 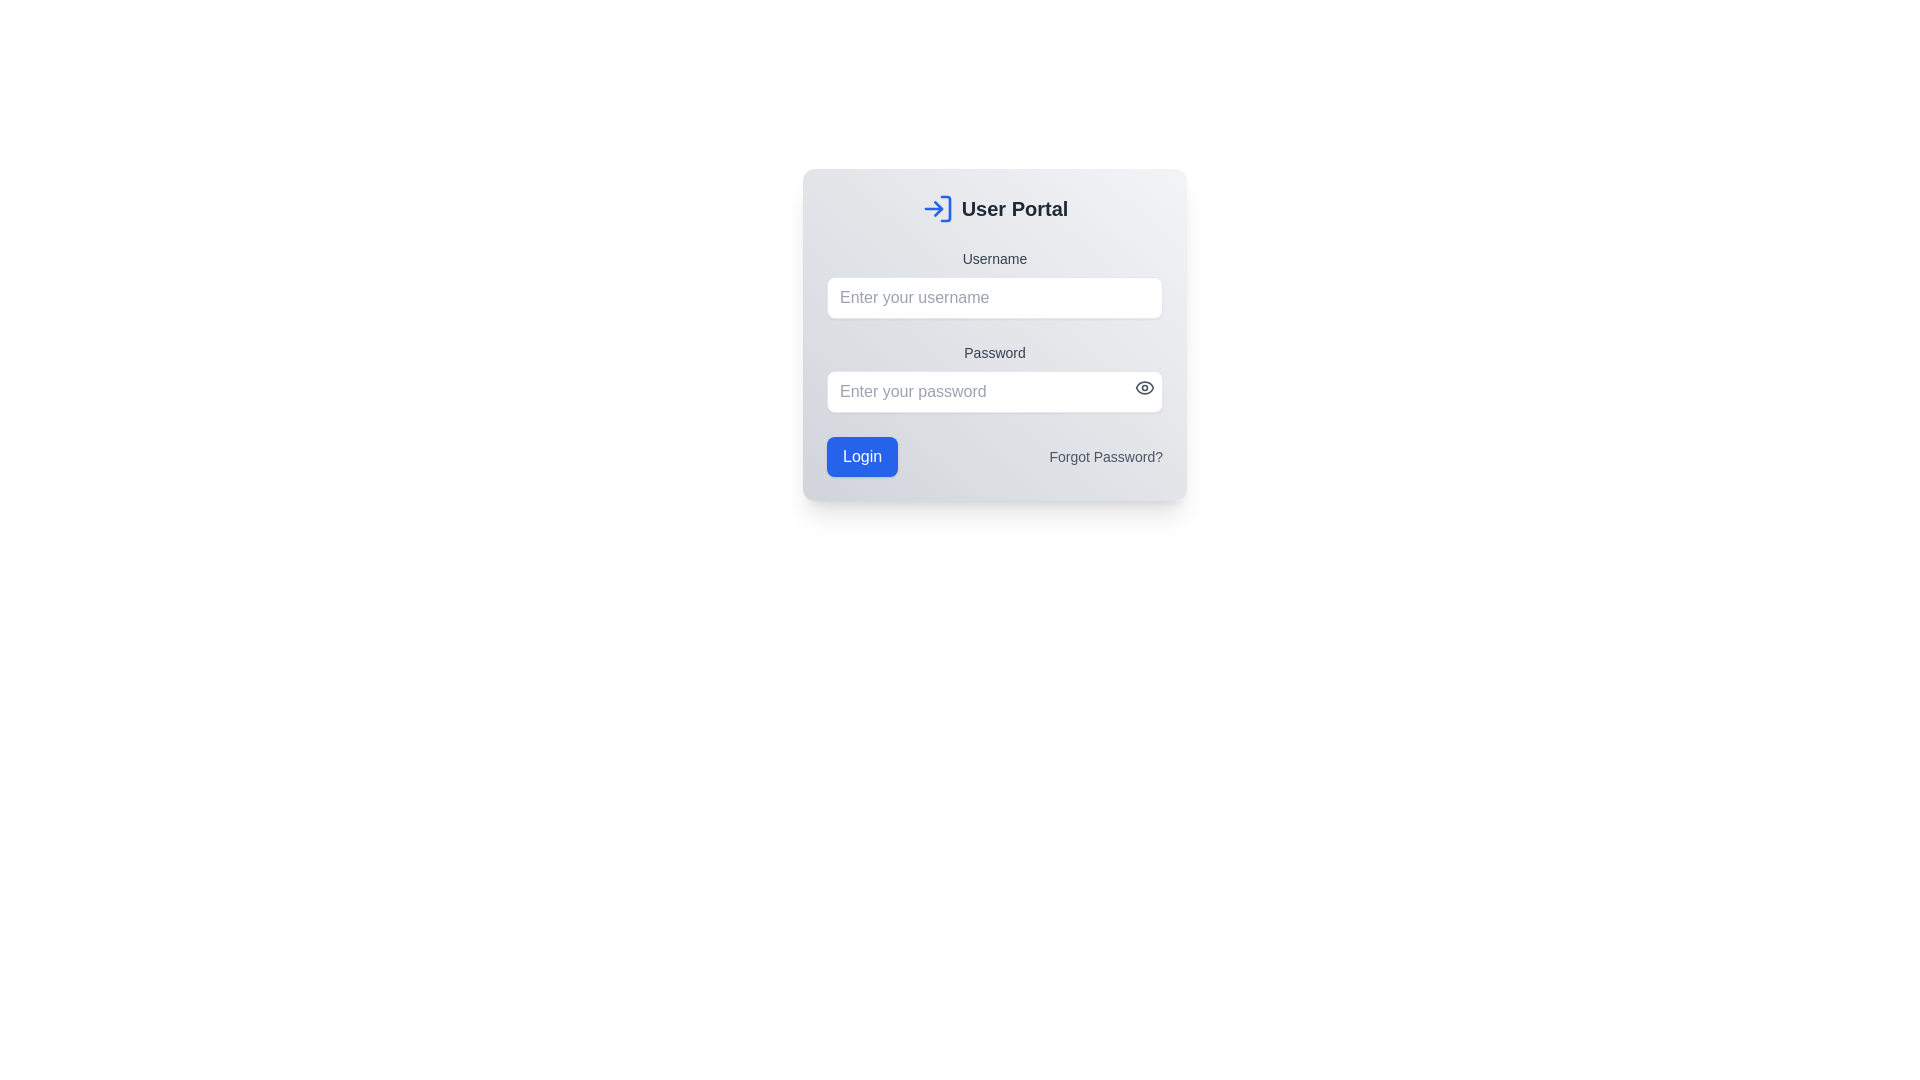 What do you see at coordinates (936, 208) in the screenshot?
I see `the log-in icon positioned to the left of the 'User Portal' text in the header area` at bounding box center [936, 208].